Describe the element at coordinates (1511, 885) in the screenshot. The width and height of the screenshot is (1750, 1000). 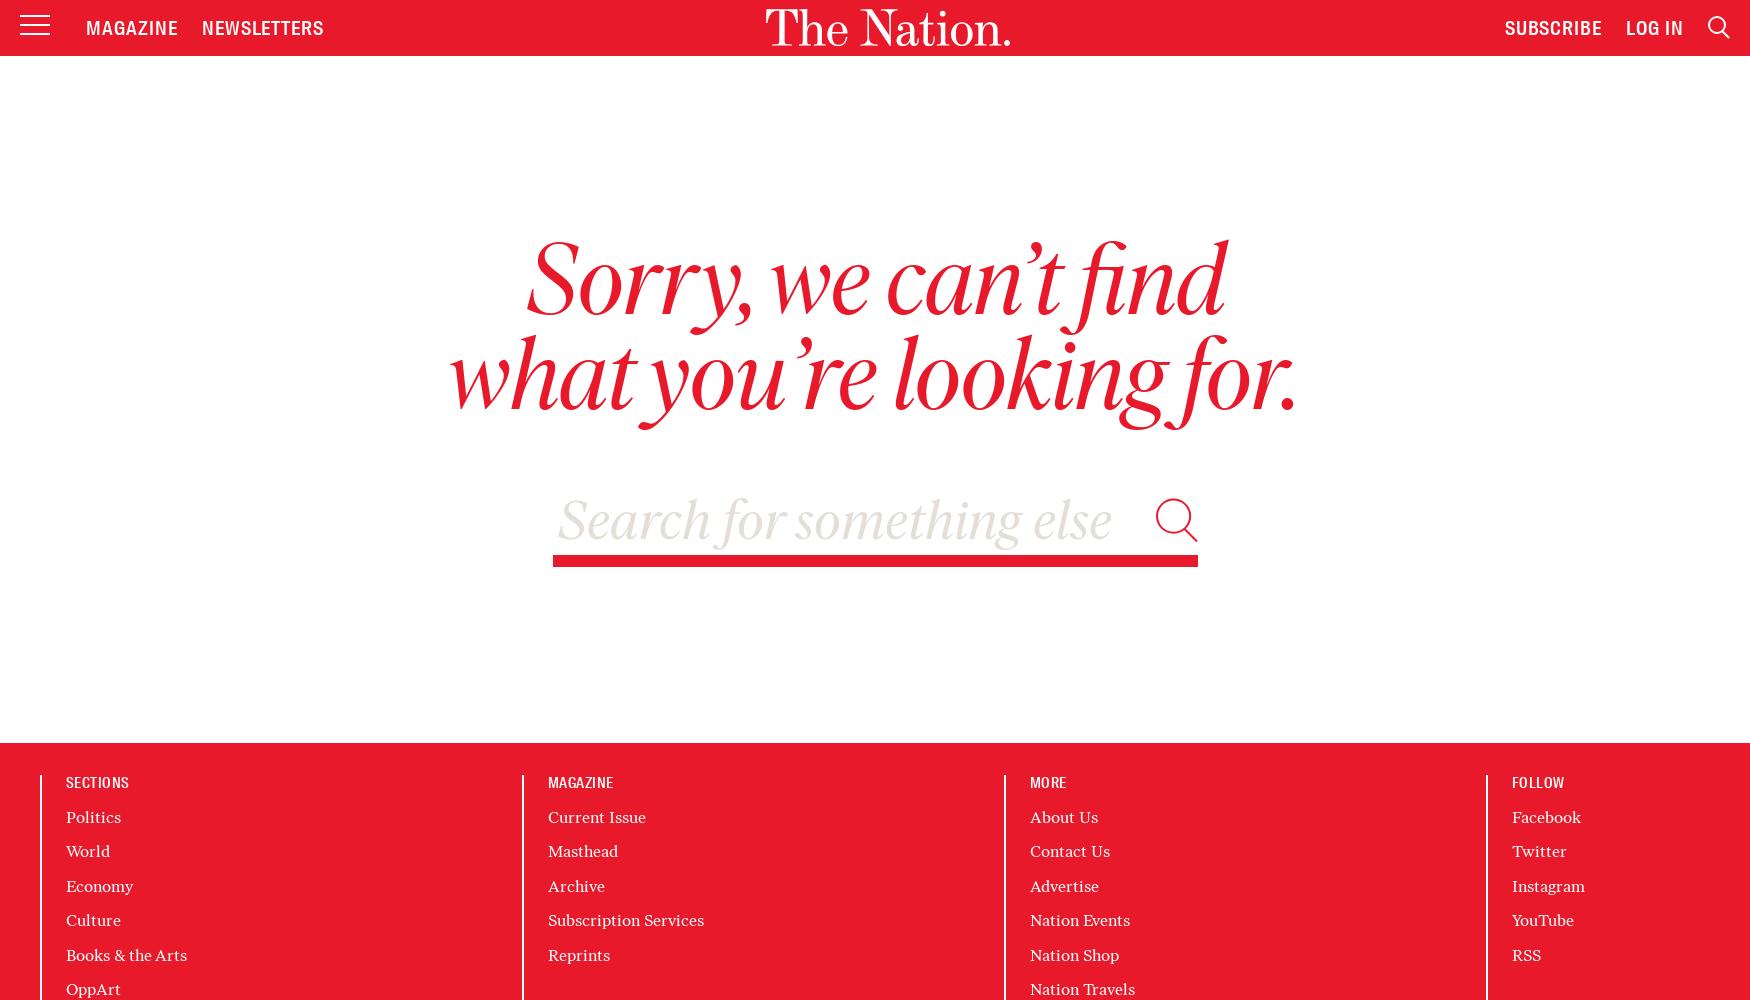
I see `'Instagram'` at that location.